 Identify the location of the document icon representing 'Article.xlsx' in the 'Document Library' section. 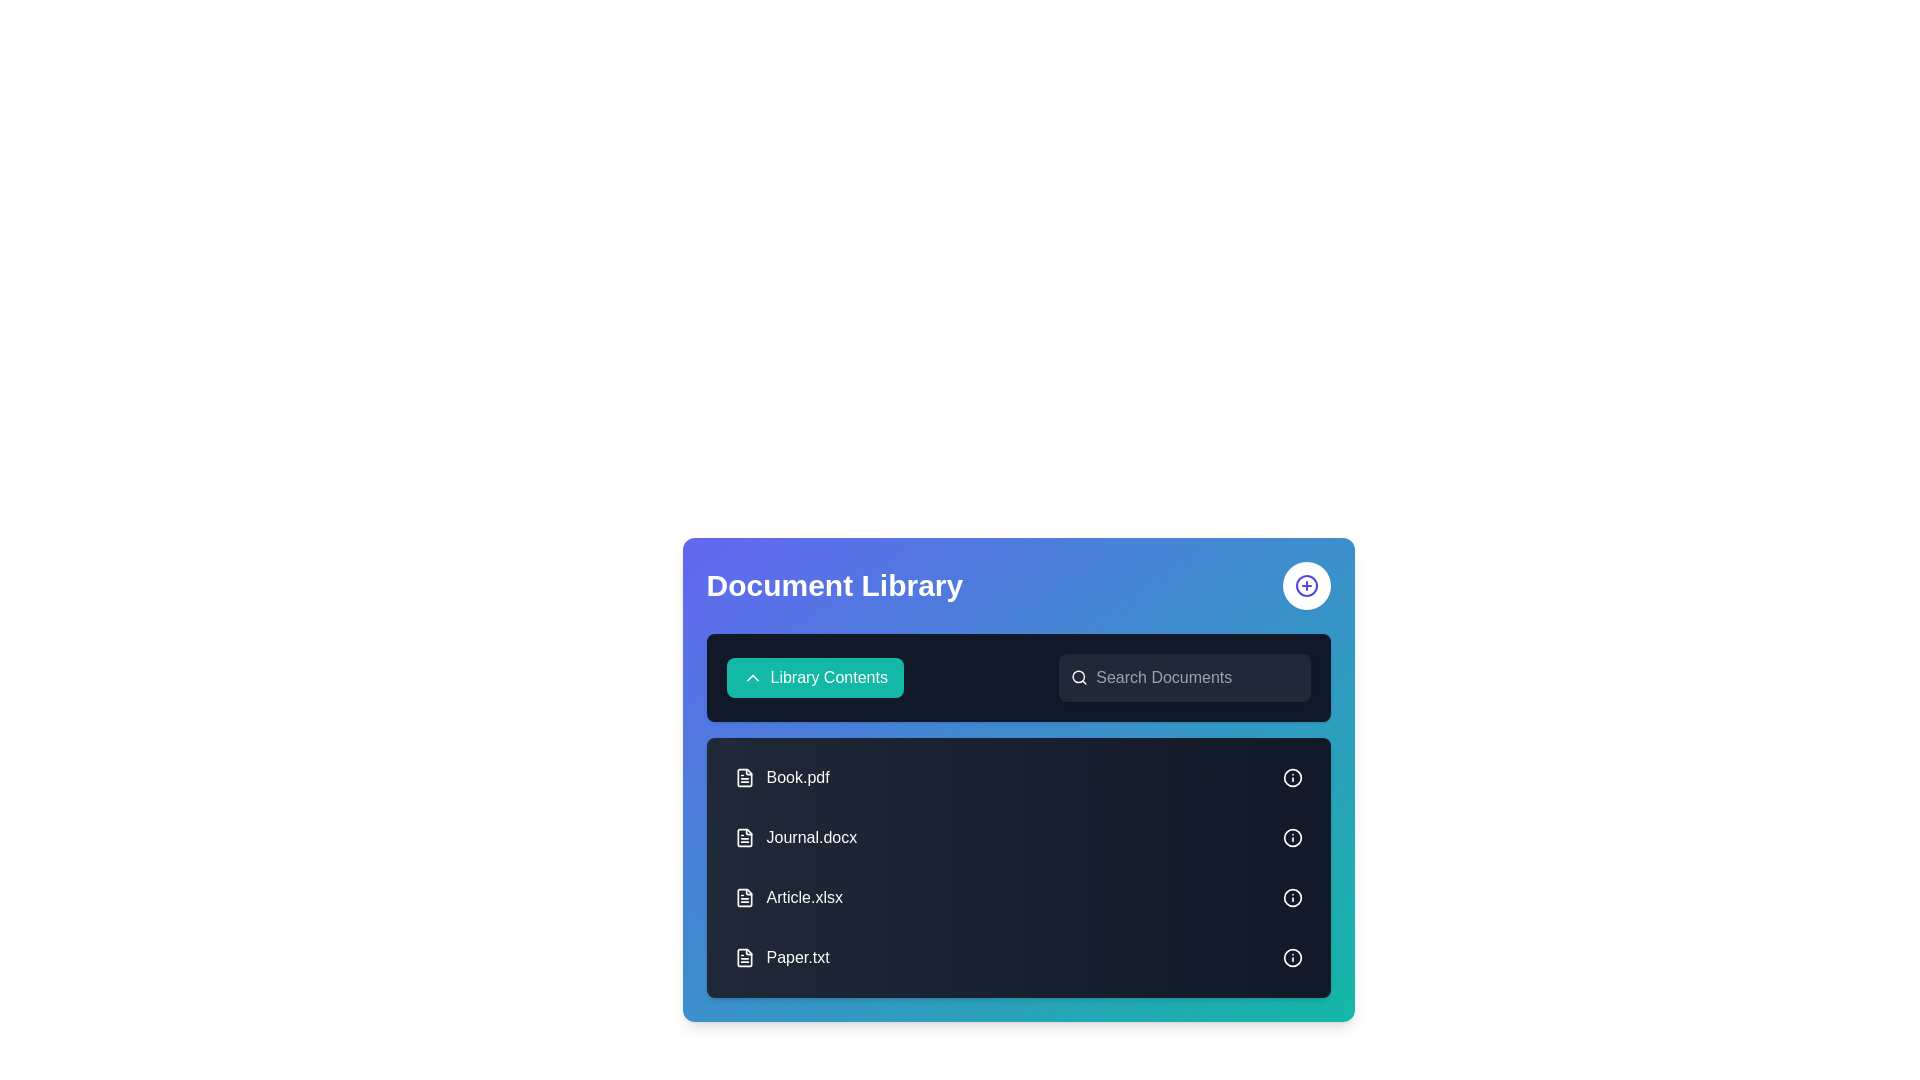
(743, 897).